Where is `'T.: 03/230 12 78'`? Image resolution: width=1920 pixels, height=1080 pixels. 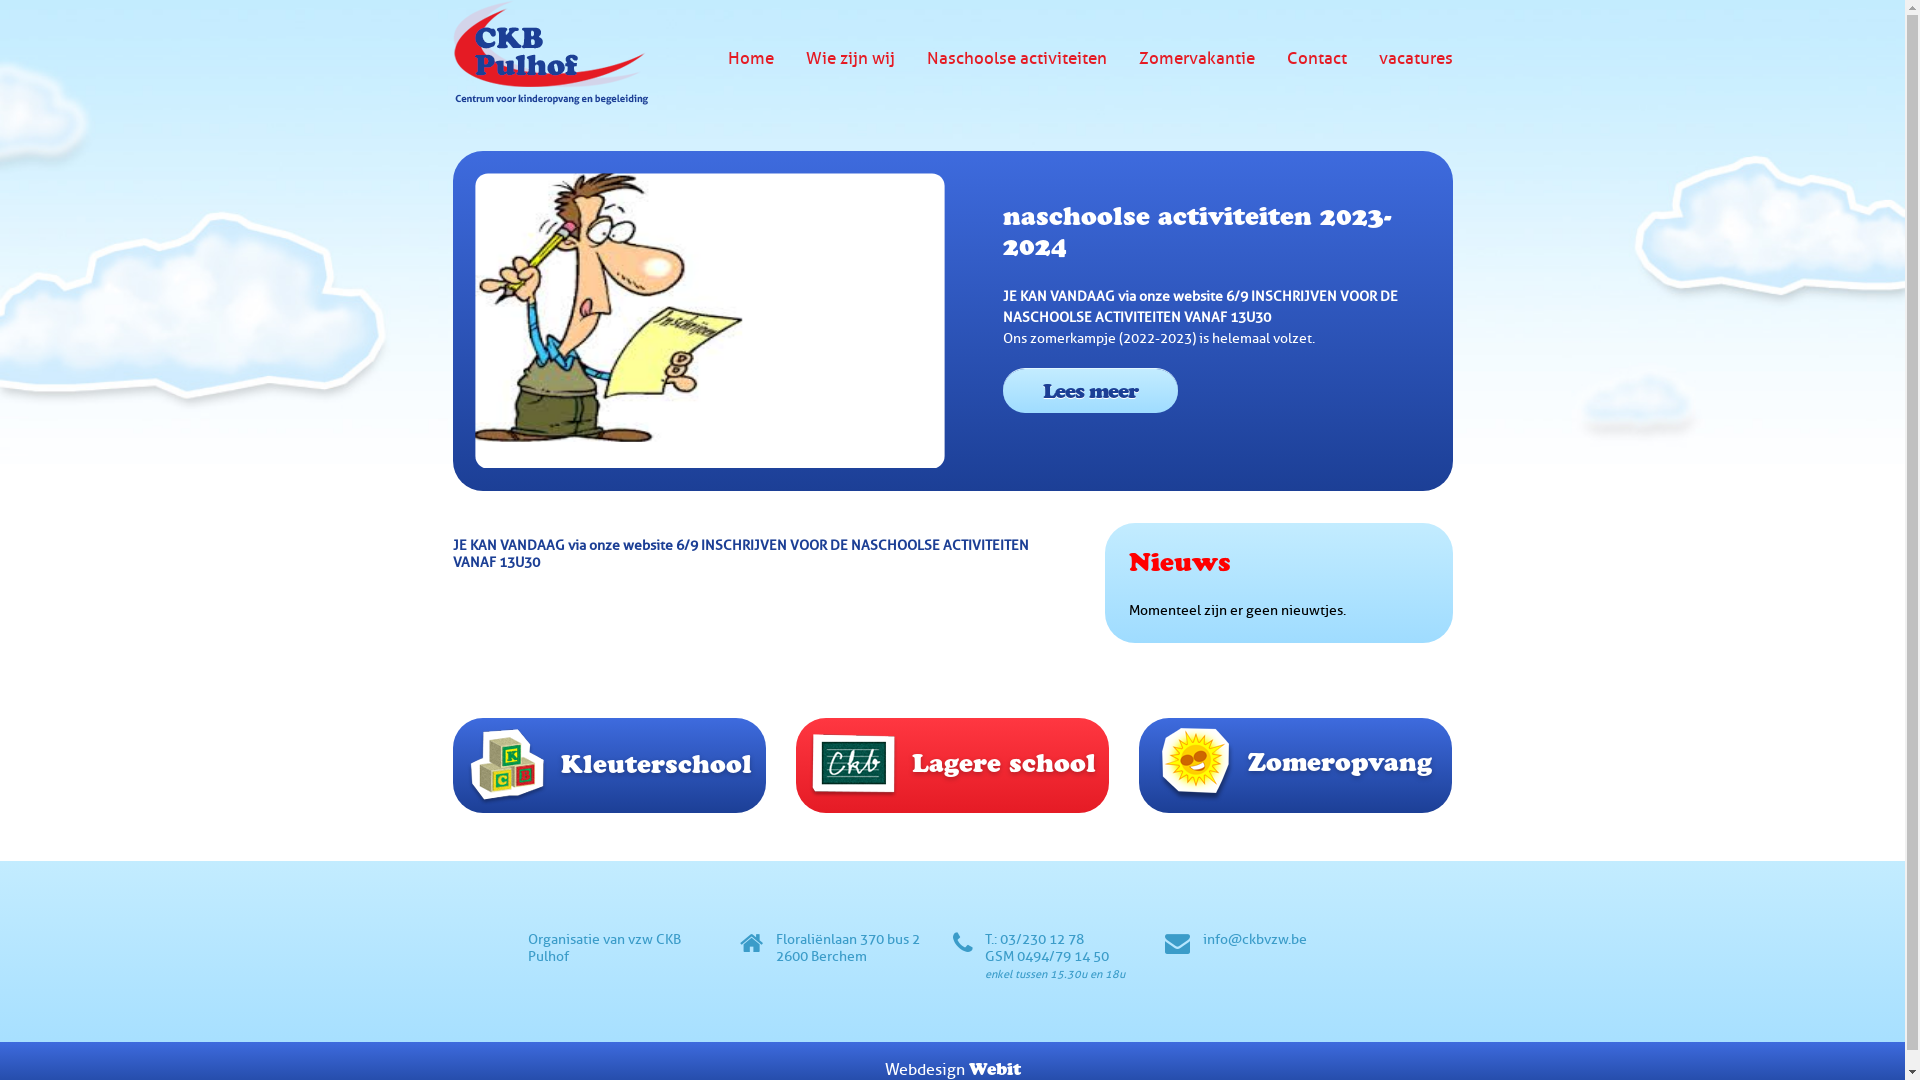 'T.: 03/230 12 78' is located at coordinates (984, 939).